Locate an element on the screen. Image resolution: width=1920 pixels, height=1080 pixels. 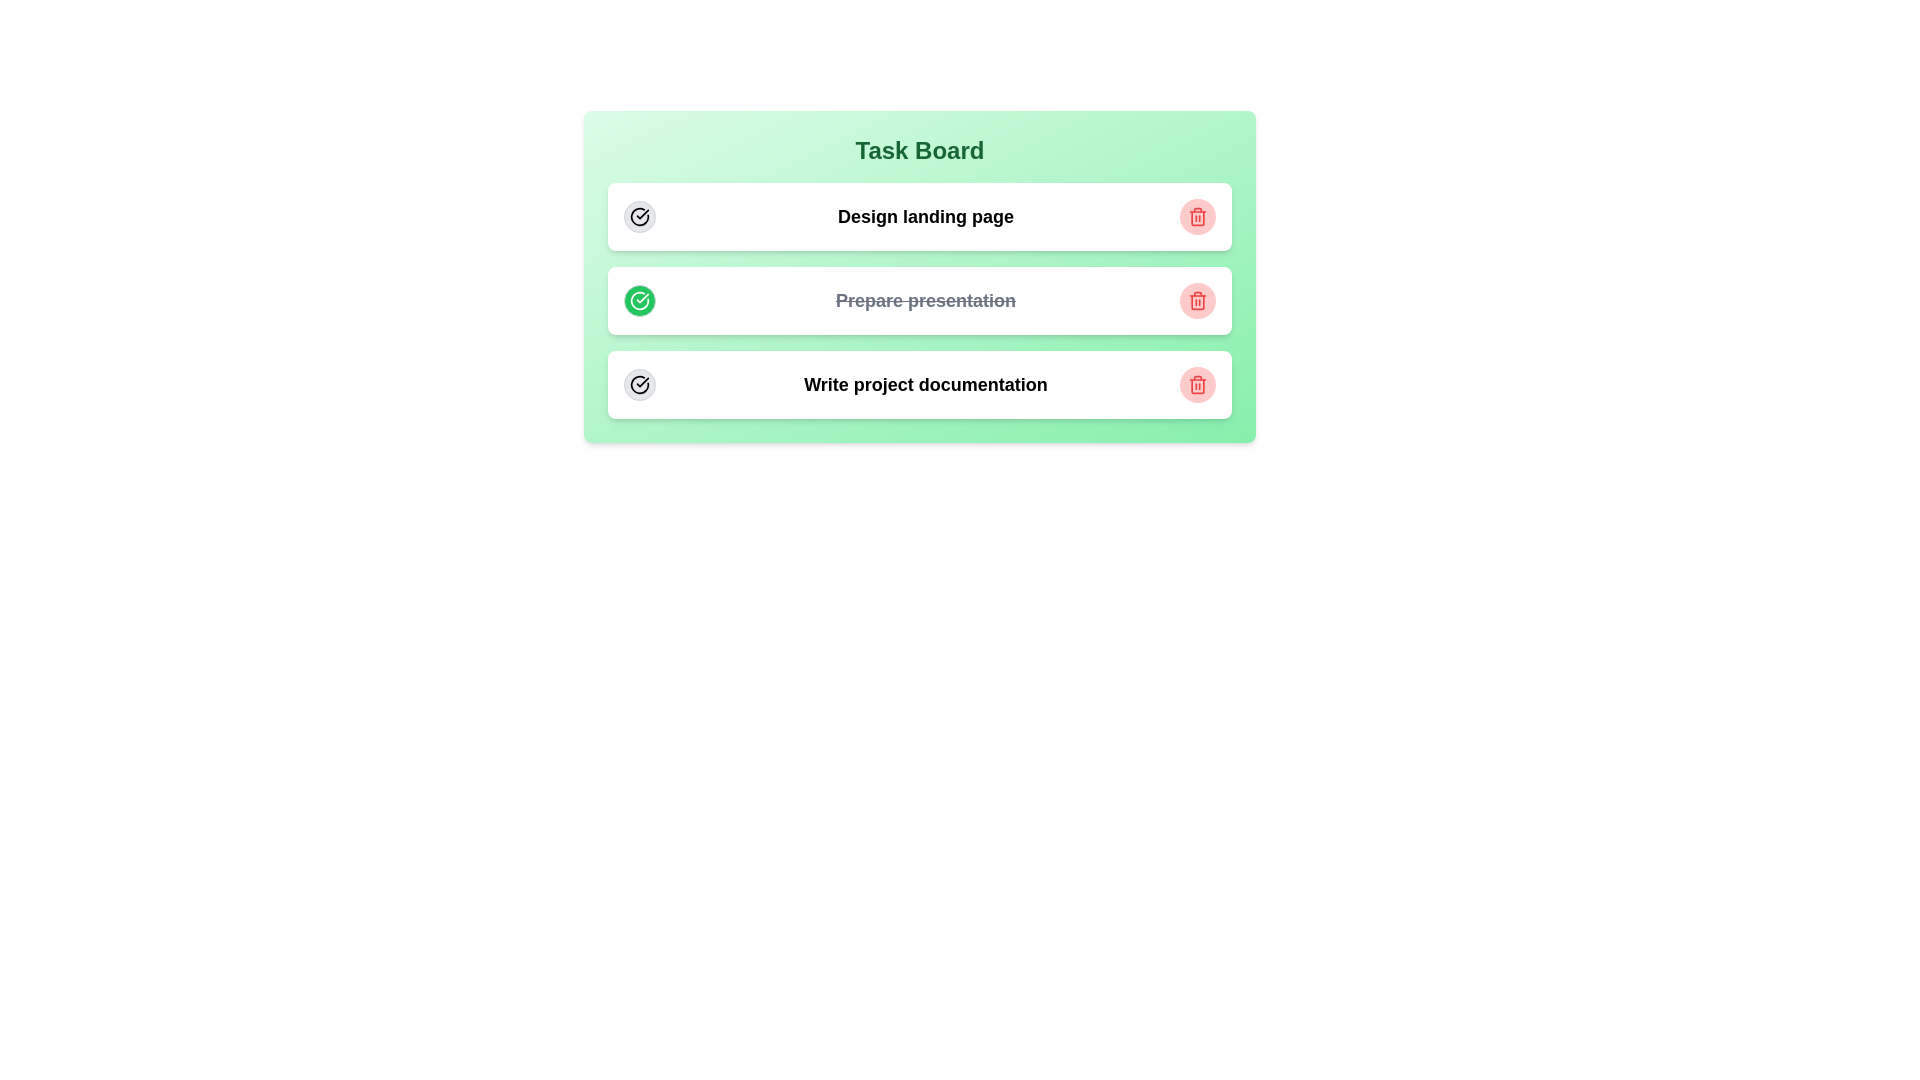
the trash icon of the task with title Write project documentation to delete it is located at coordinates (1198, 385).